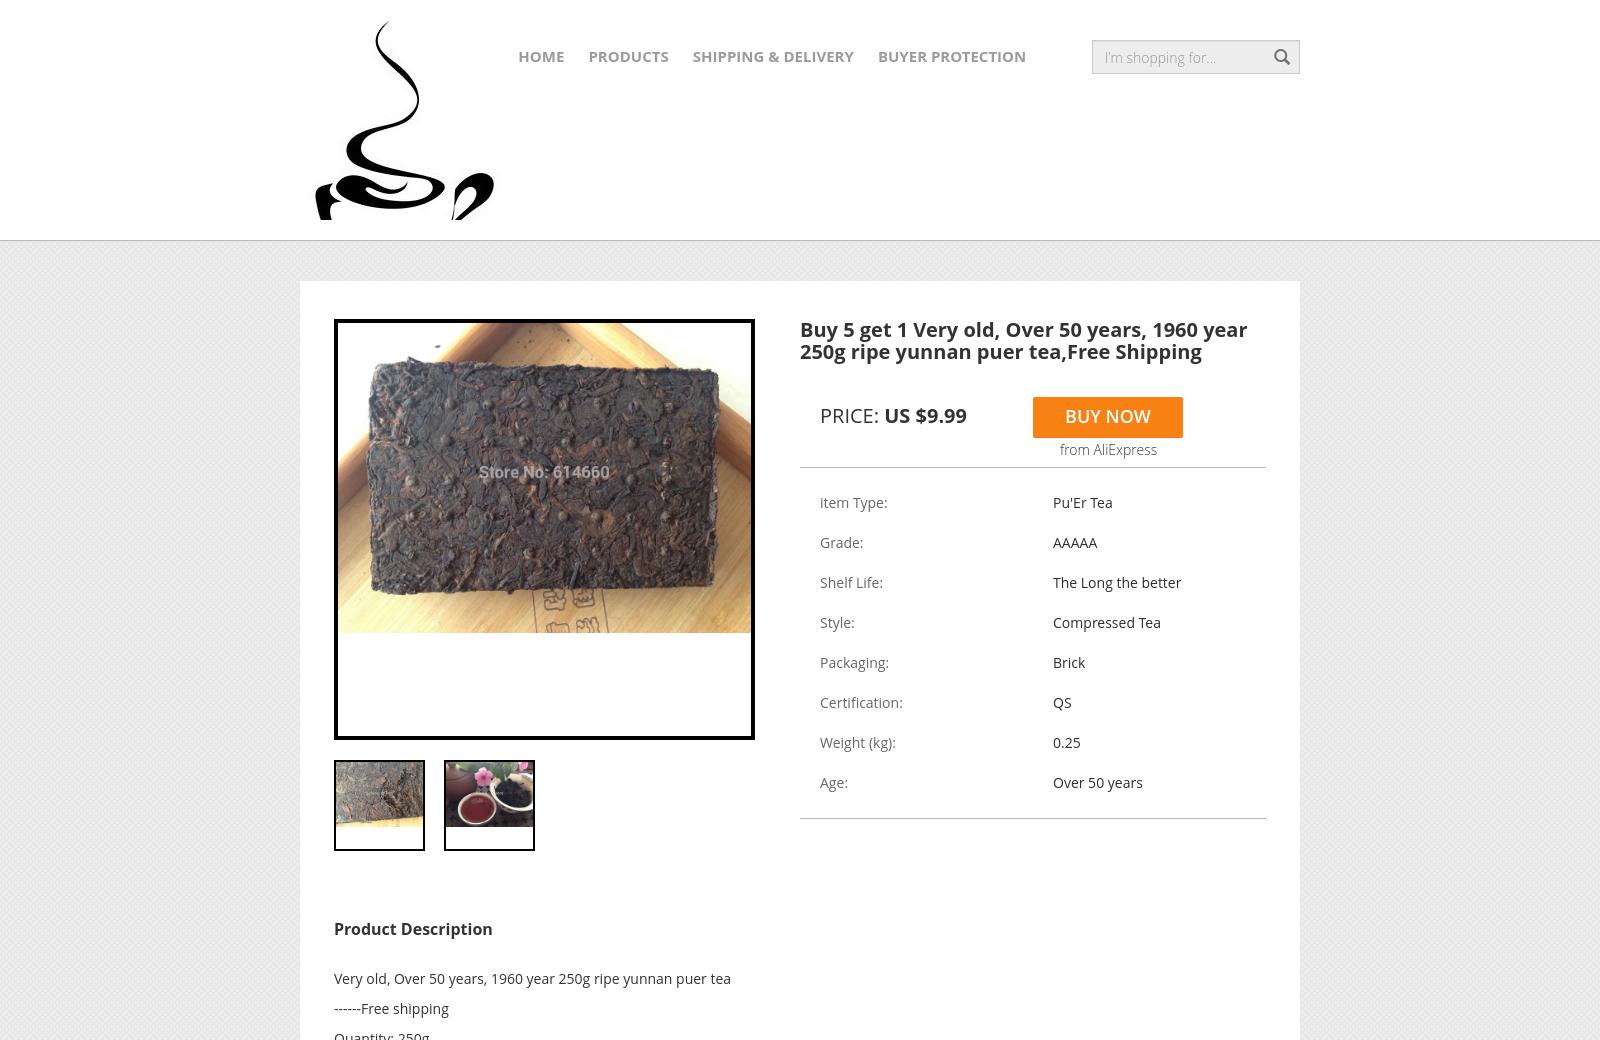 Image resolution: width=1600 pixels, height=1040 pixels. I want to click on 'Brick', so click(1068, 661).